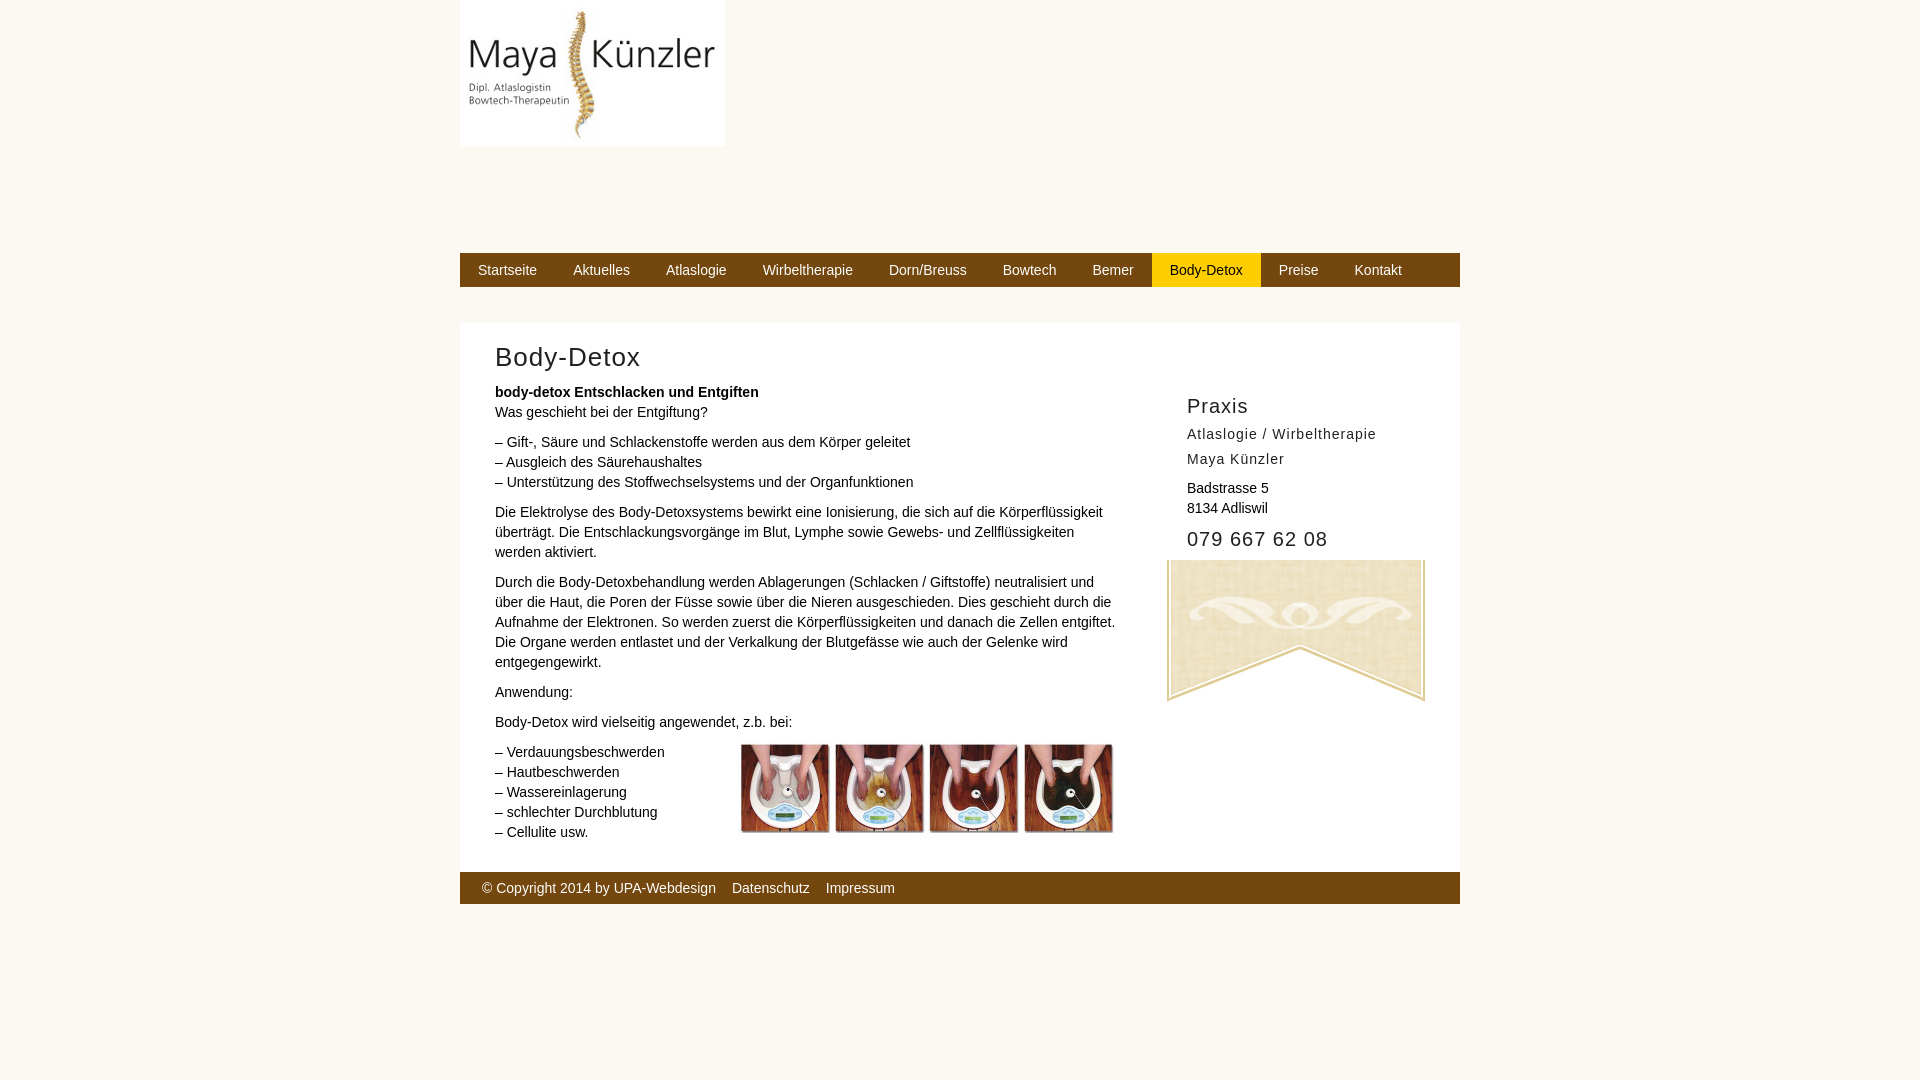 The height and width of the screenshot is (1080, 1920). Describe the element at coordinates (984, 270) in the screenshot. I see `'Bowtech'` at that location.